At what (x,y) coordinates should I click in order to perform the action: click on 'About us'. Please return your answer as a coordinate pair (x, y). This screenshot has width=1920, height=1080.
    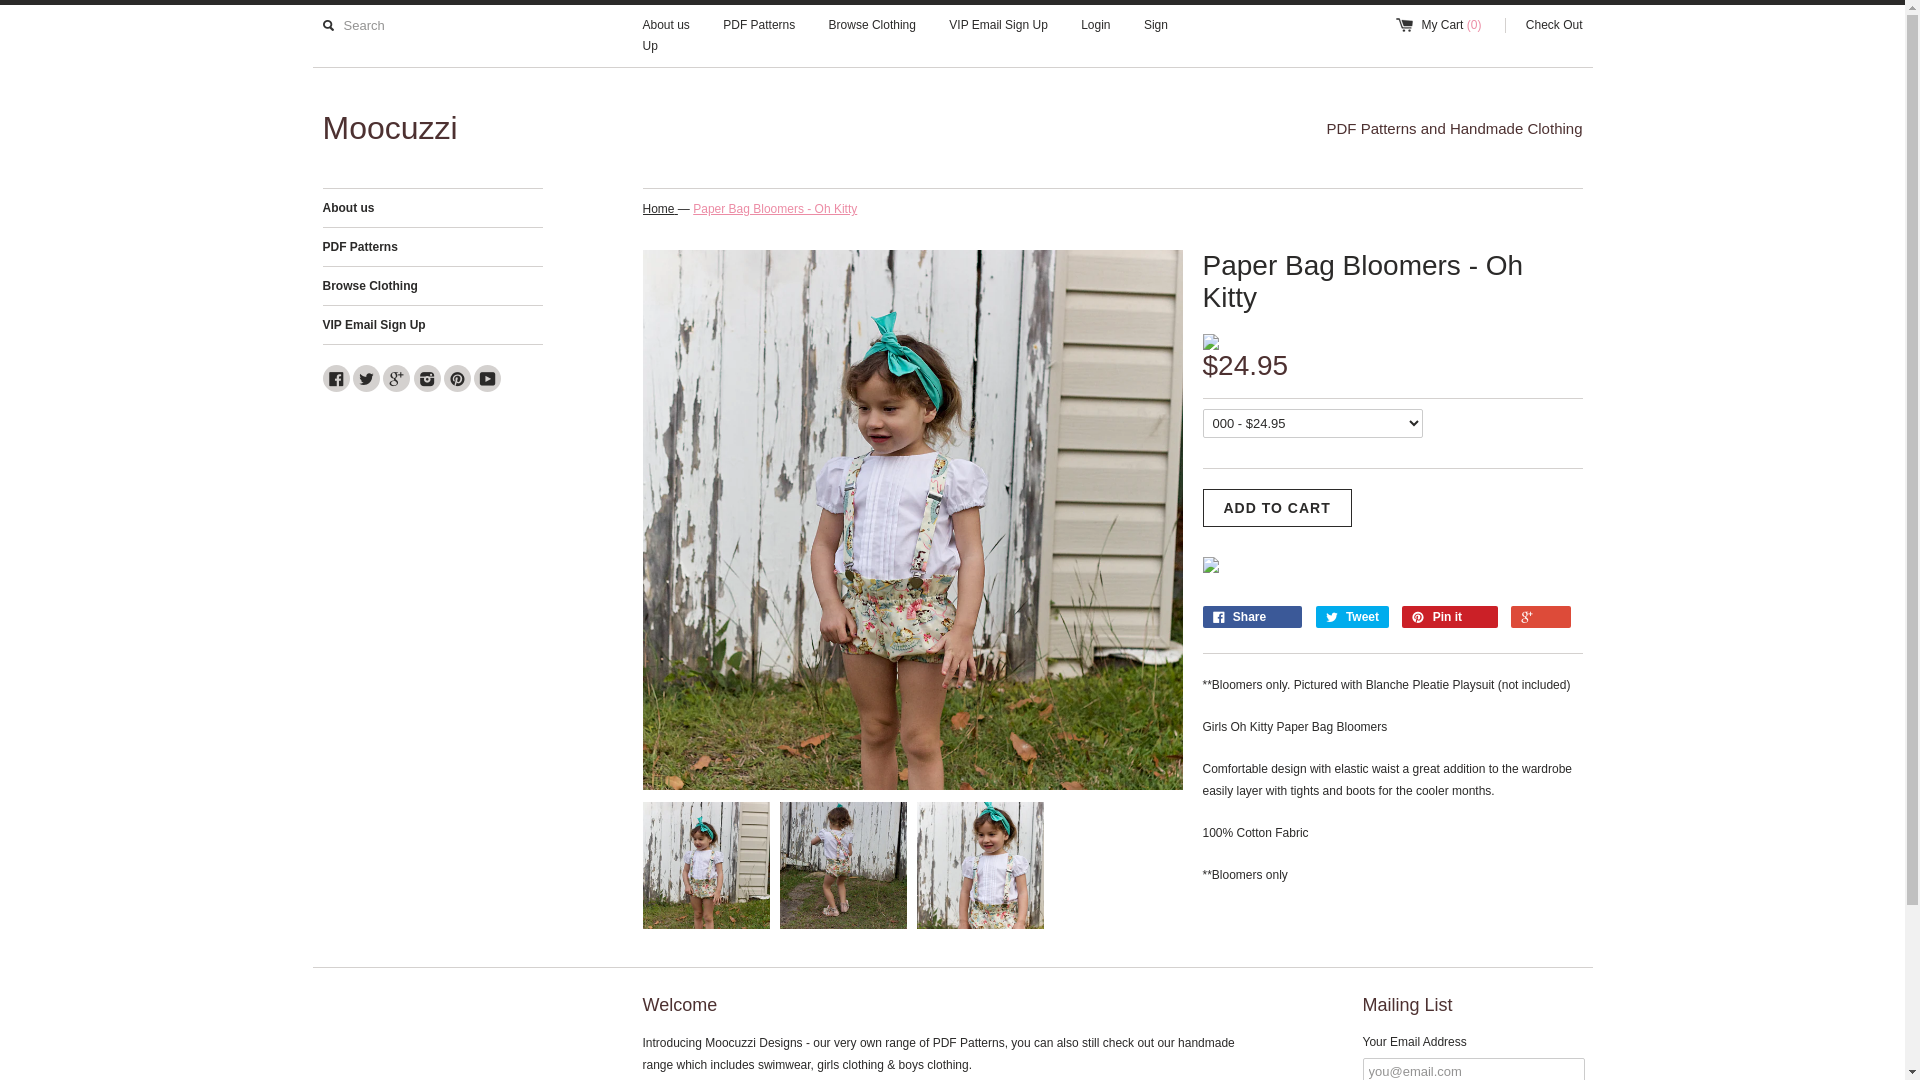
    Looking at the image, I should click on (431, 208).